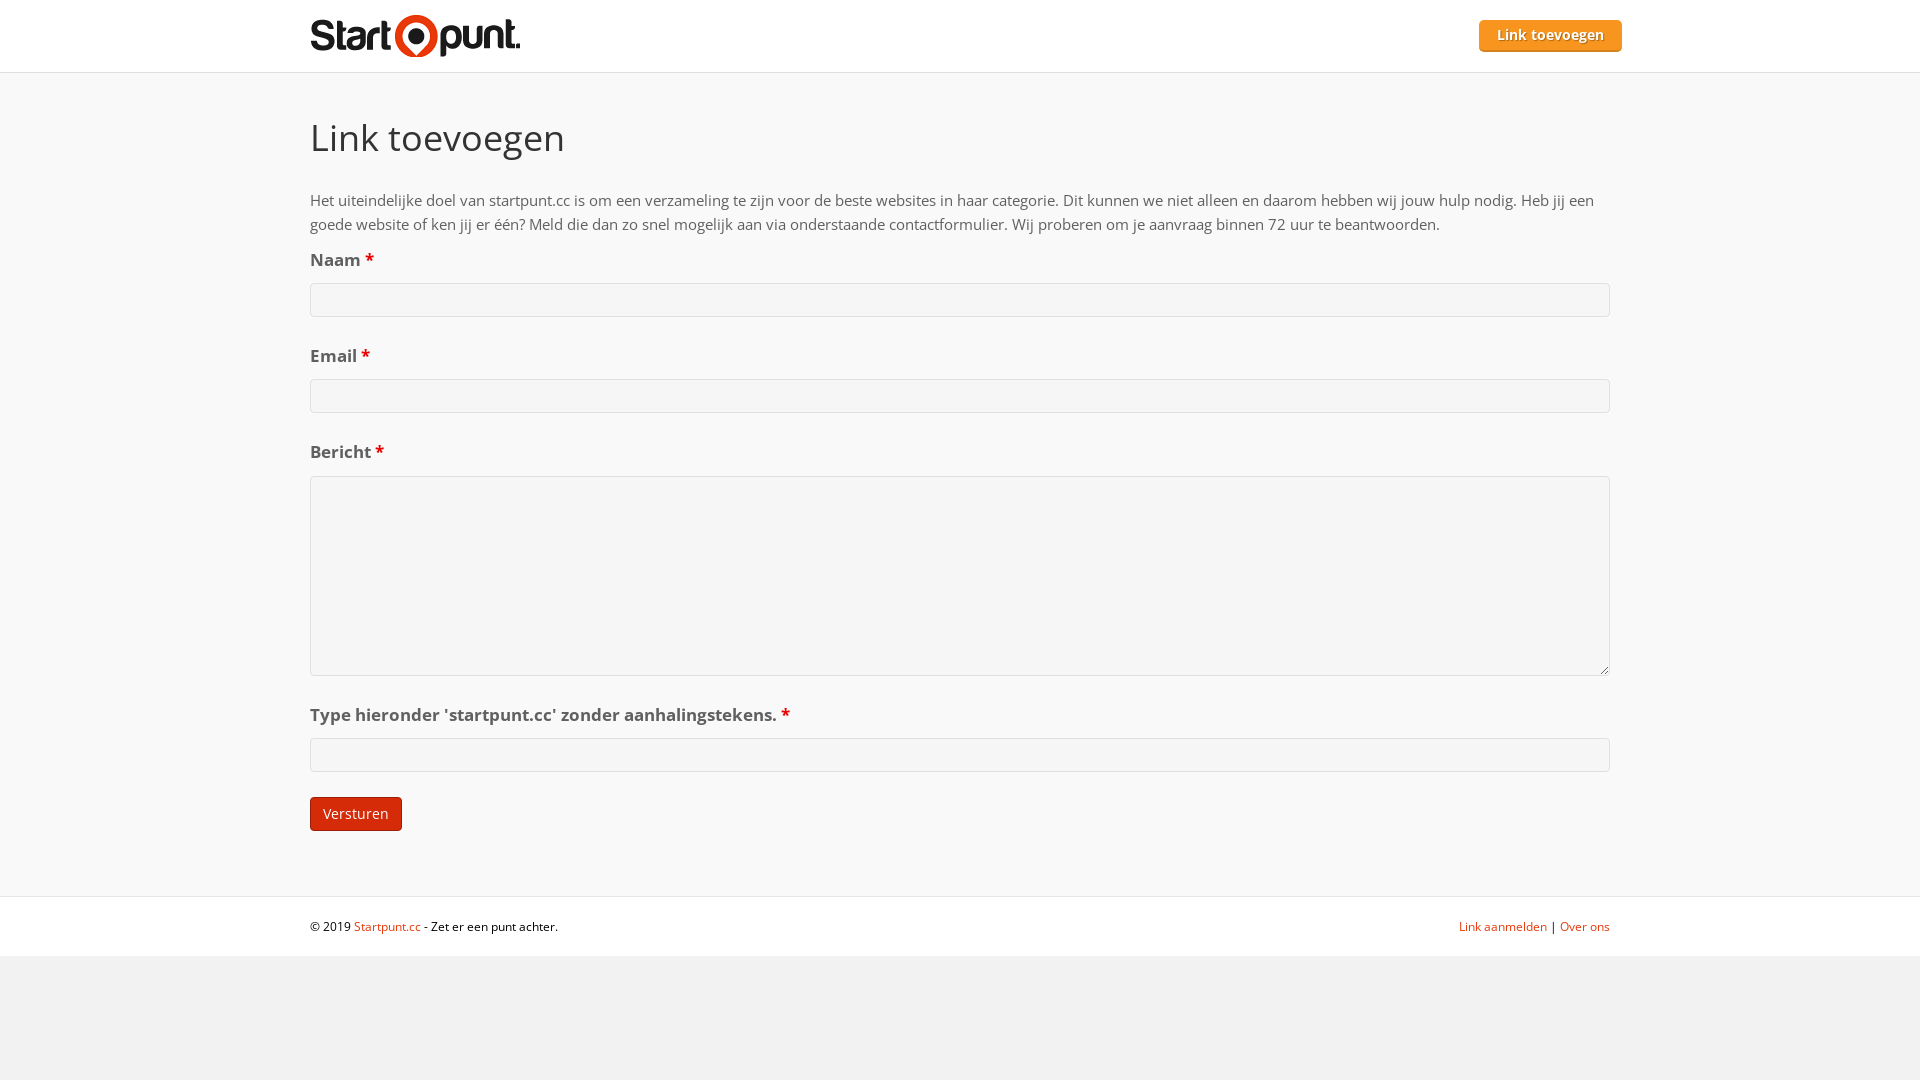 This screenshot has width=1920, height=1080. What do you see at coordinates (1583, 926) in the screenshot?
I see `'Over ons'` at bounding box center [1583, 926].